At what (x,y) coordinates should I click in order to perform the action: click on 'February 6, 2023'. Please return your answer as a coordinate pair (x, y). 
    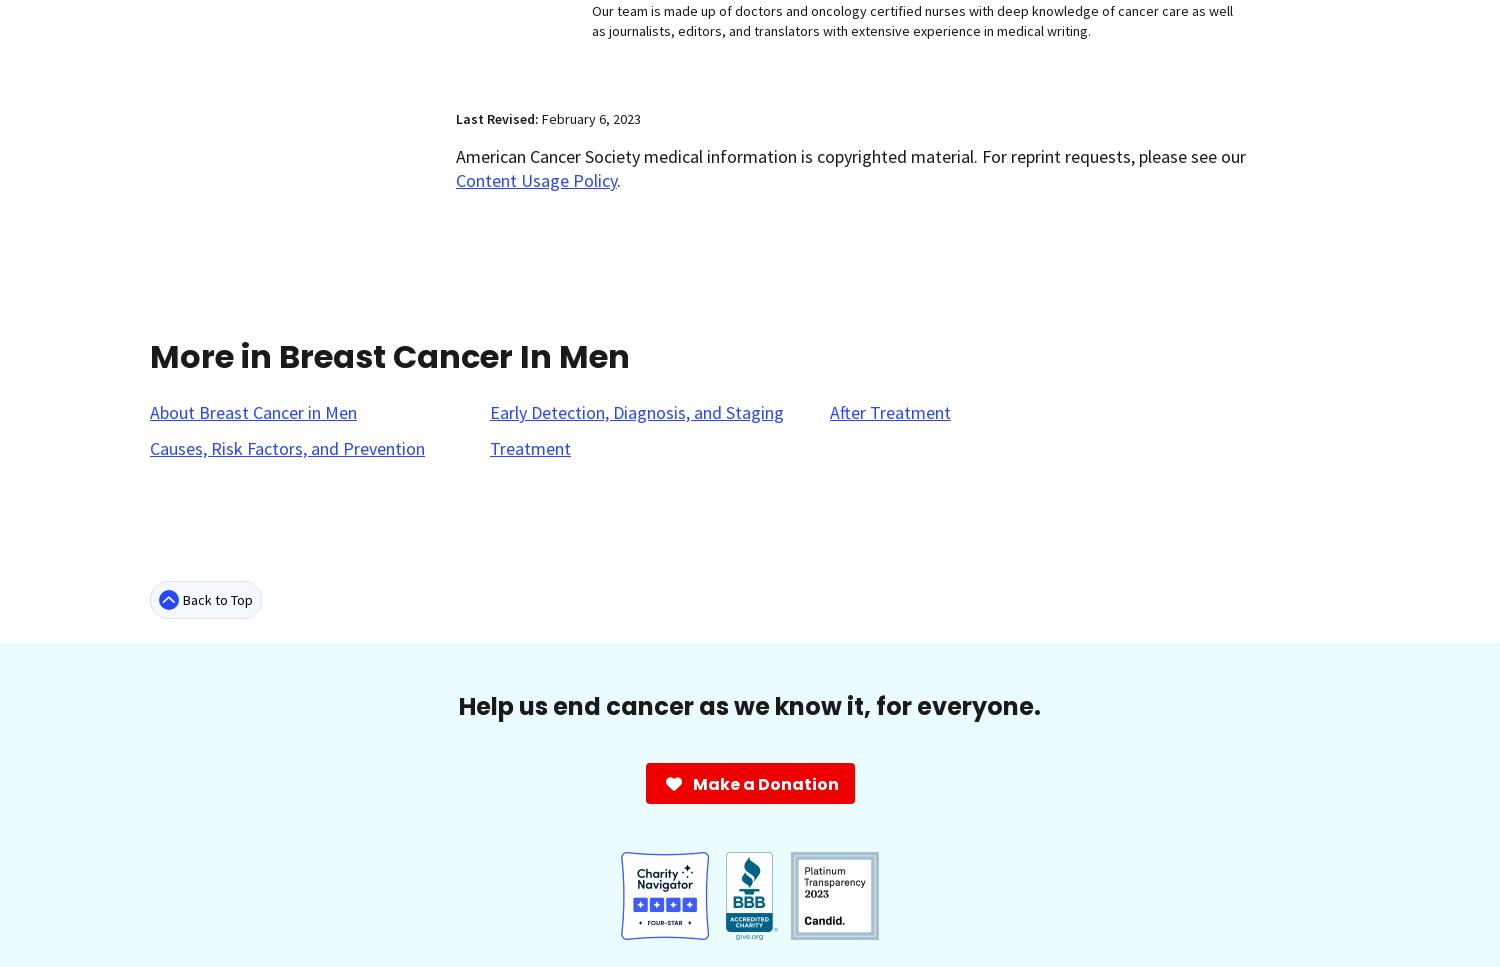
    Looking at the image, I should click on (590, 118).